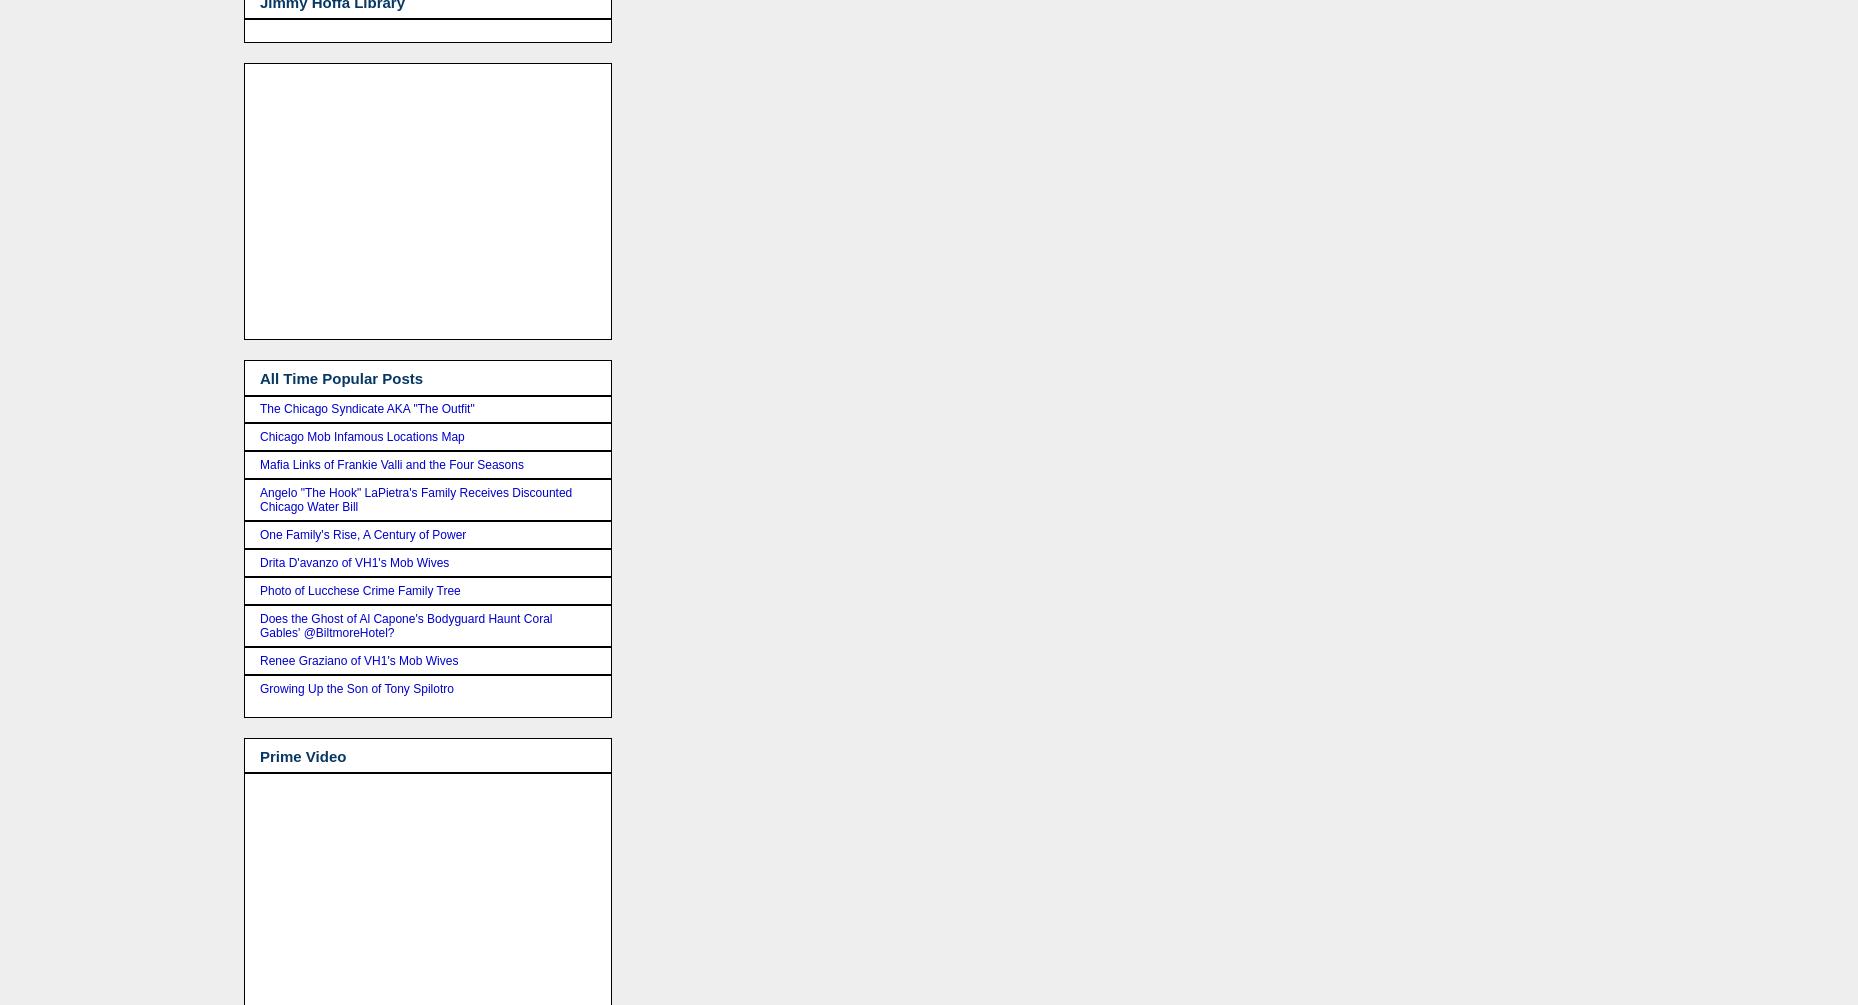 This screenshot has width=1858, height=1005. What do you see at coordinates (366, 408) in the screenshot?
I see `'The Chicago Syndicate AKA "The Outfit"'` at bounding box center [366, 408].